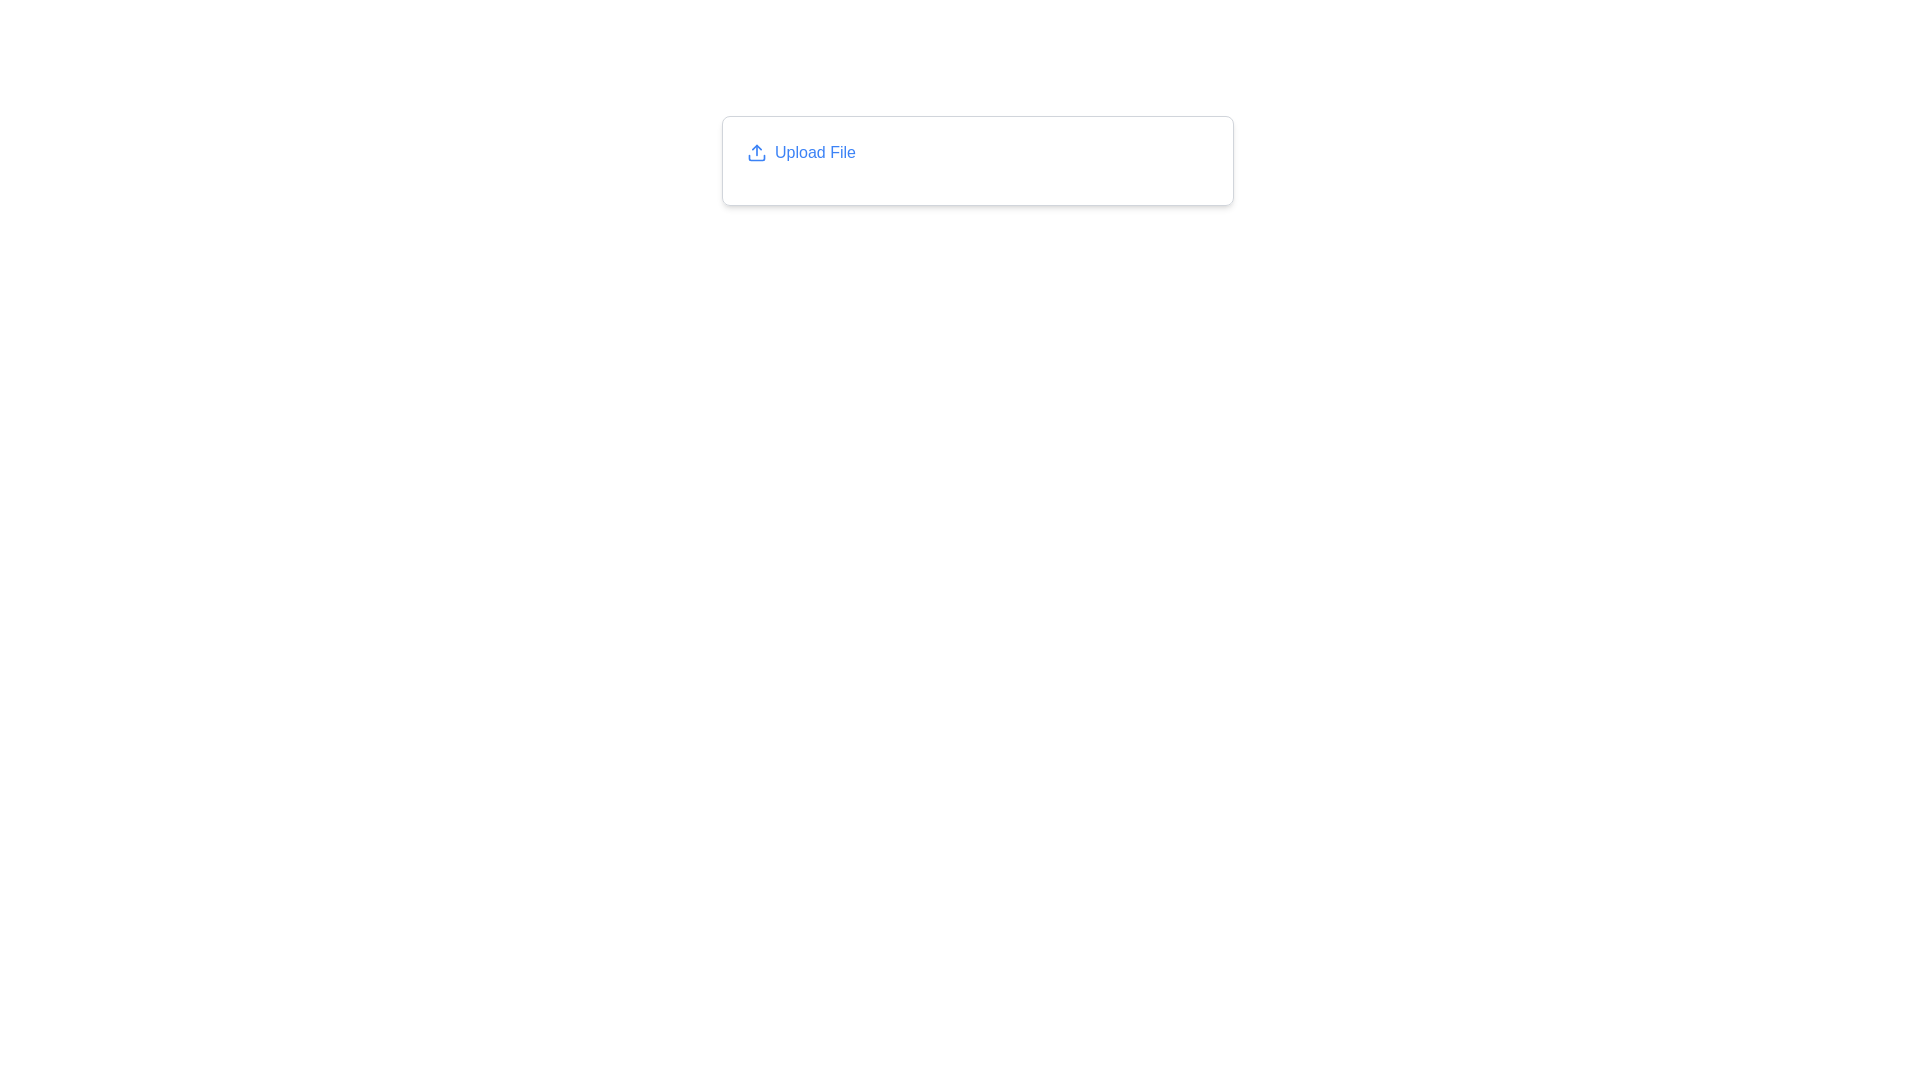  What do you see at coordinates (815, 152) in the screenshot?
I see `the clickable text link labeled 'Upload File'` at bounding box center [815, 152].